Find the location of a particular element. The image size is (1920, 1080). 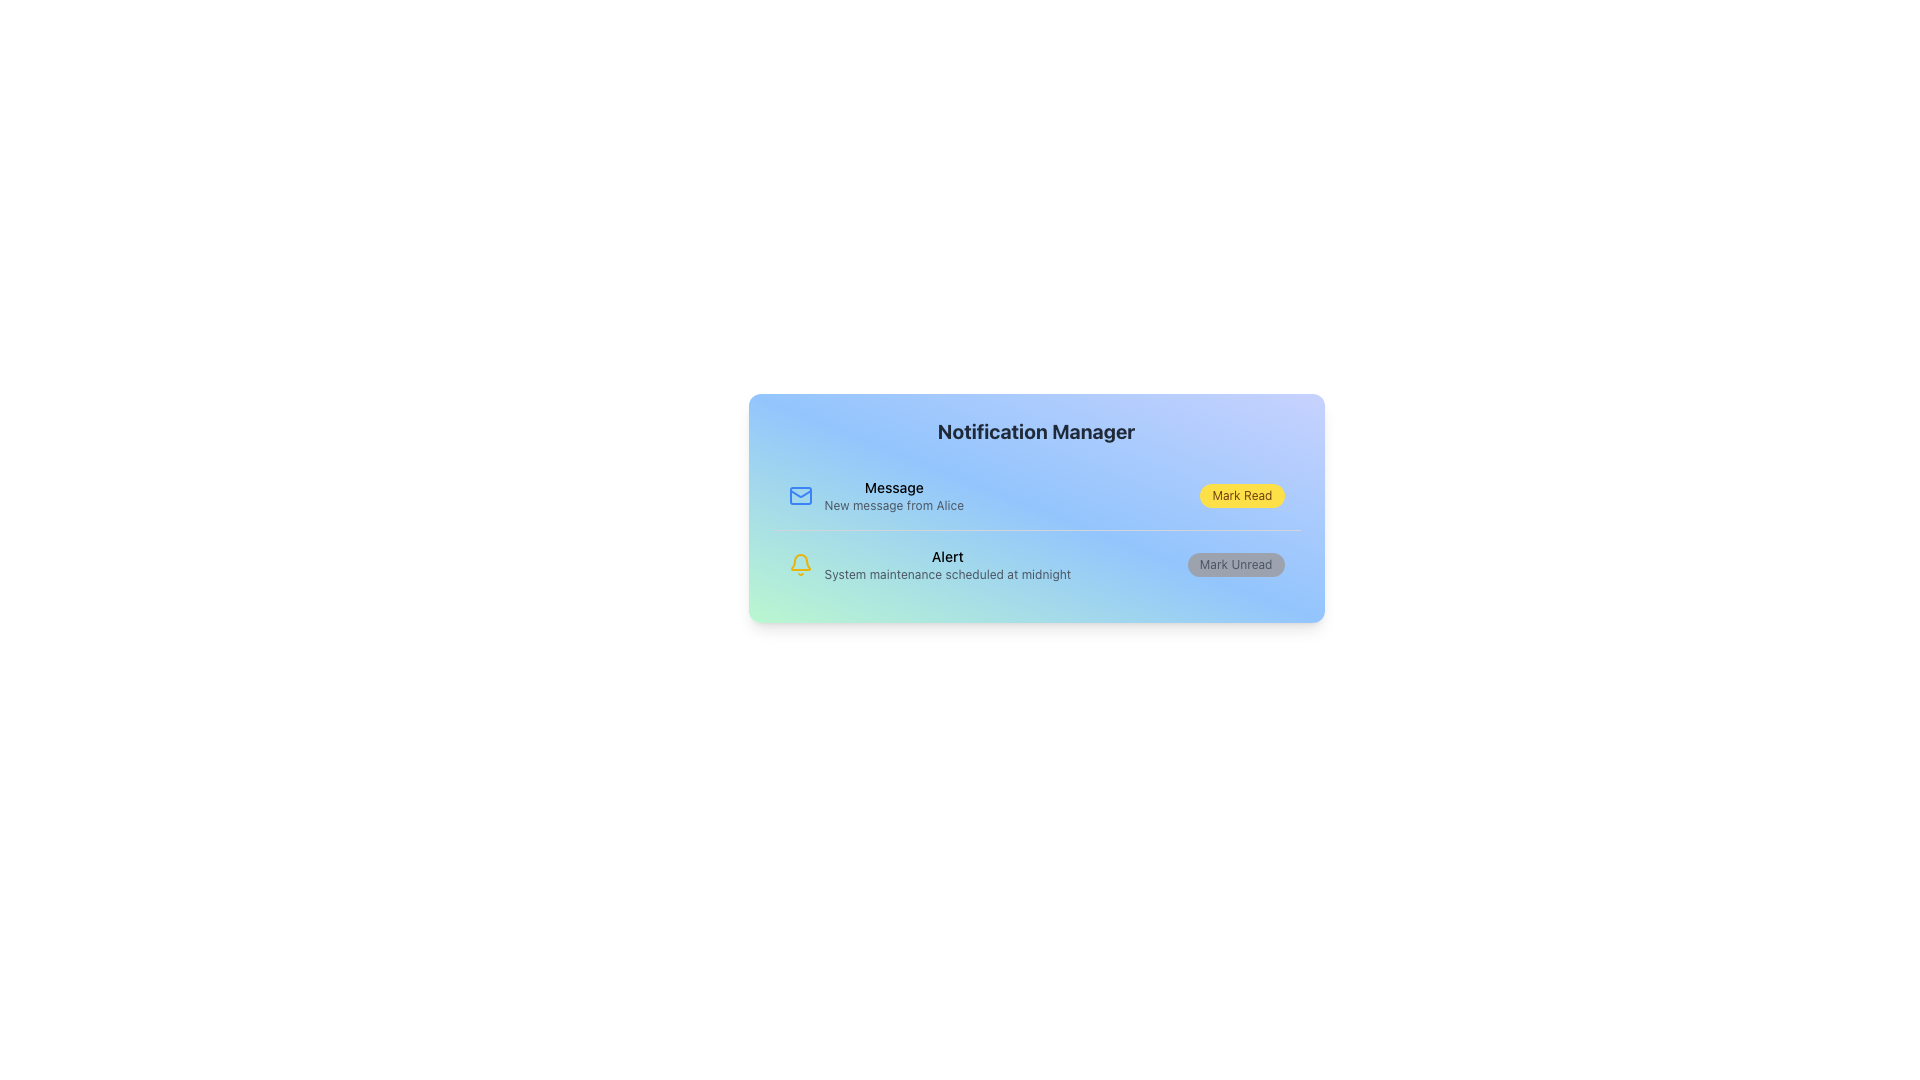

the Notification panel that displays a scheduled system maintenance alert, located in the bottom-left quadrant of the notification manager interface is located at coordinates (928, 564).